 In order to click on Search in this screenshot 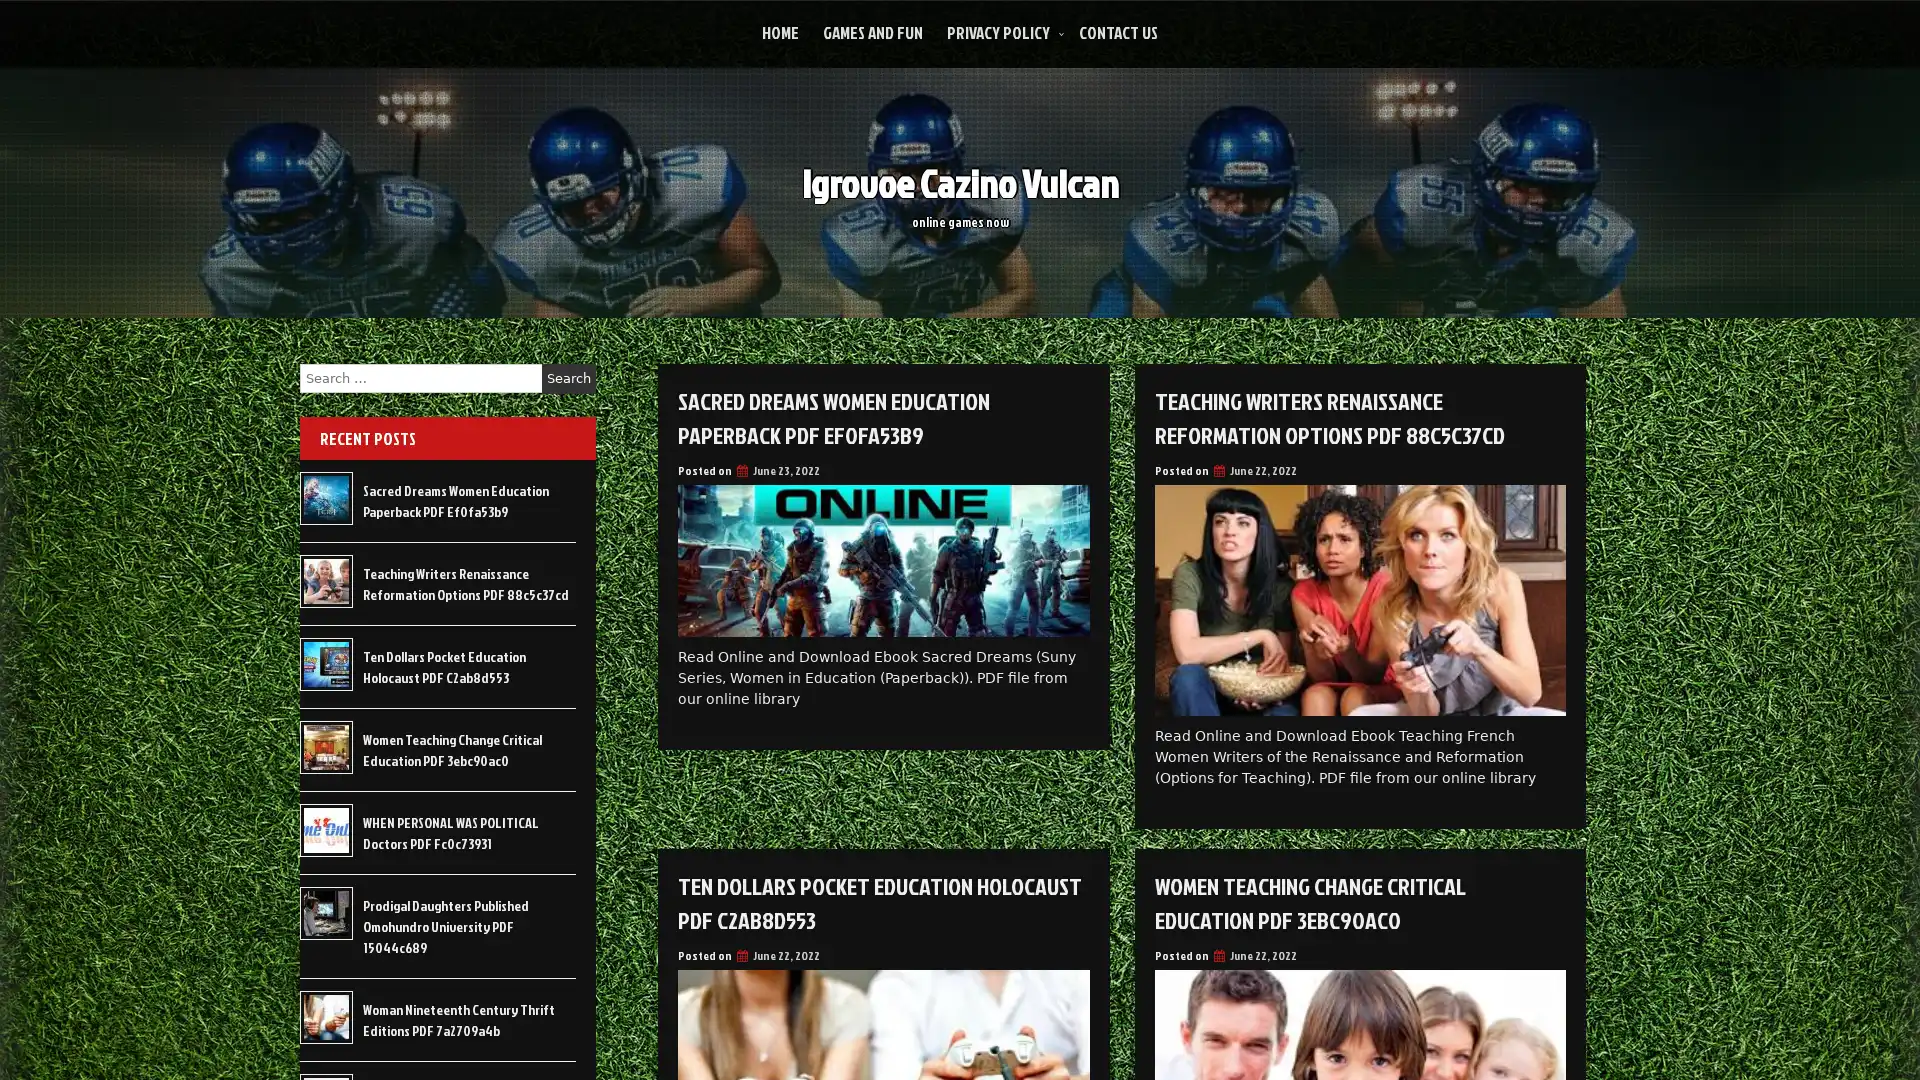, I will do `click(568, 378)`.